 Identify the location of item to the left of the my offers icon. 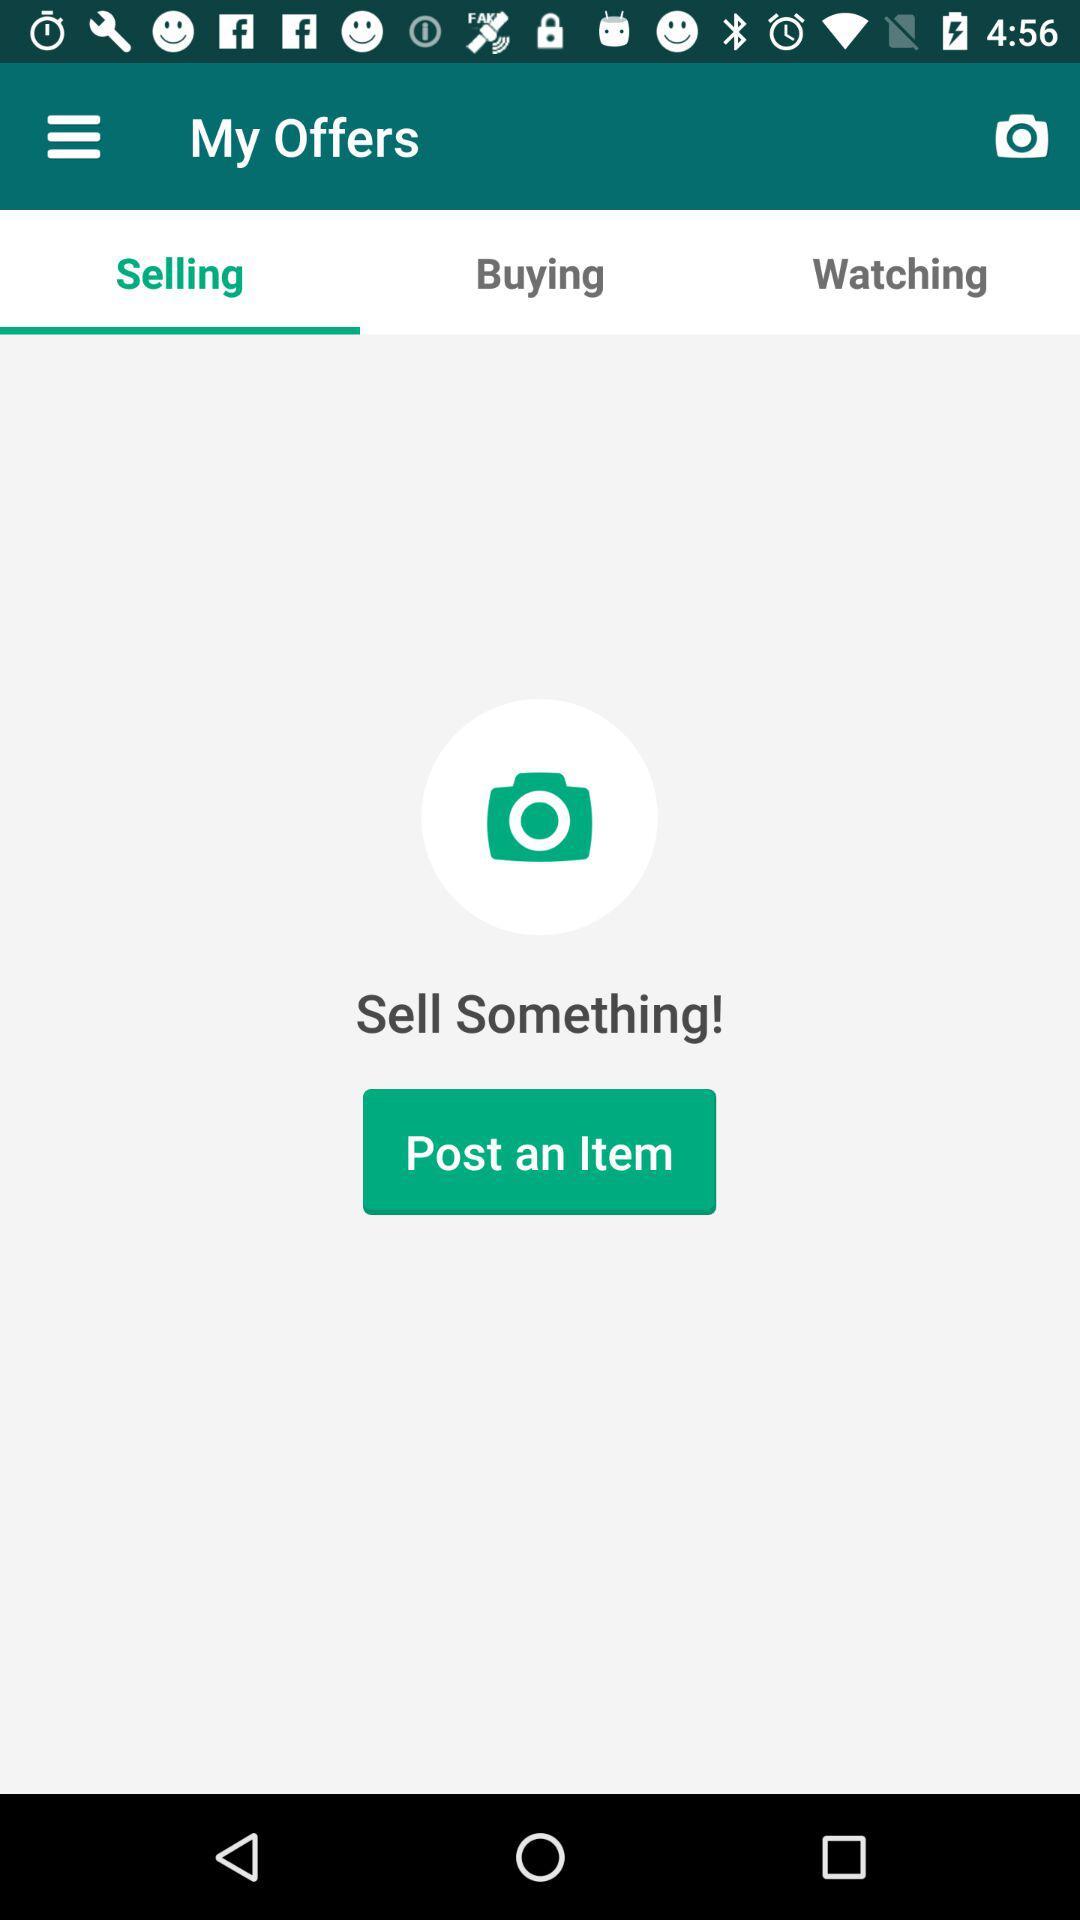
(72, 135).